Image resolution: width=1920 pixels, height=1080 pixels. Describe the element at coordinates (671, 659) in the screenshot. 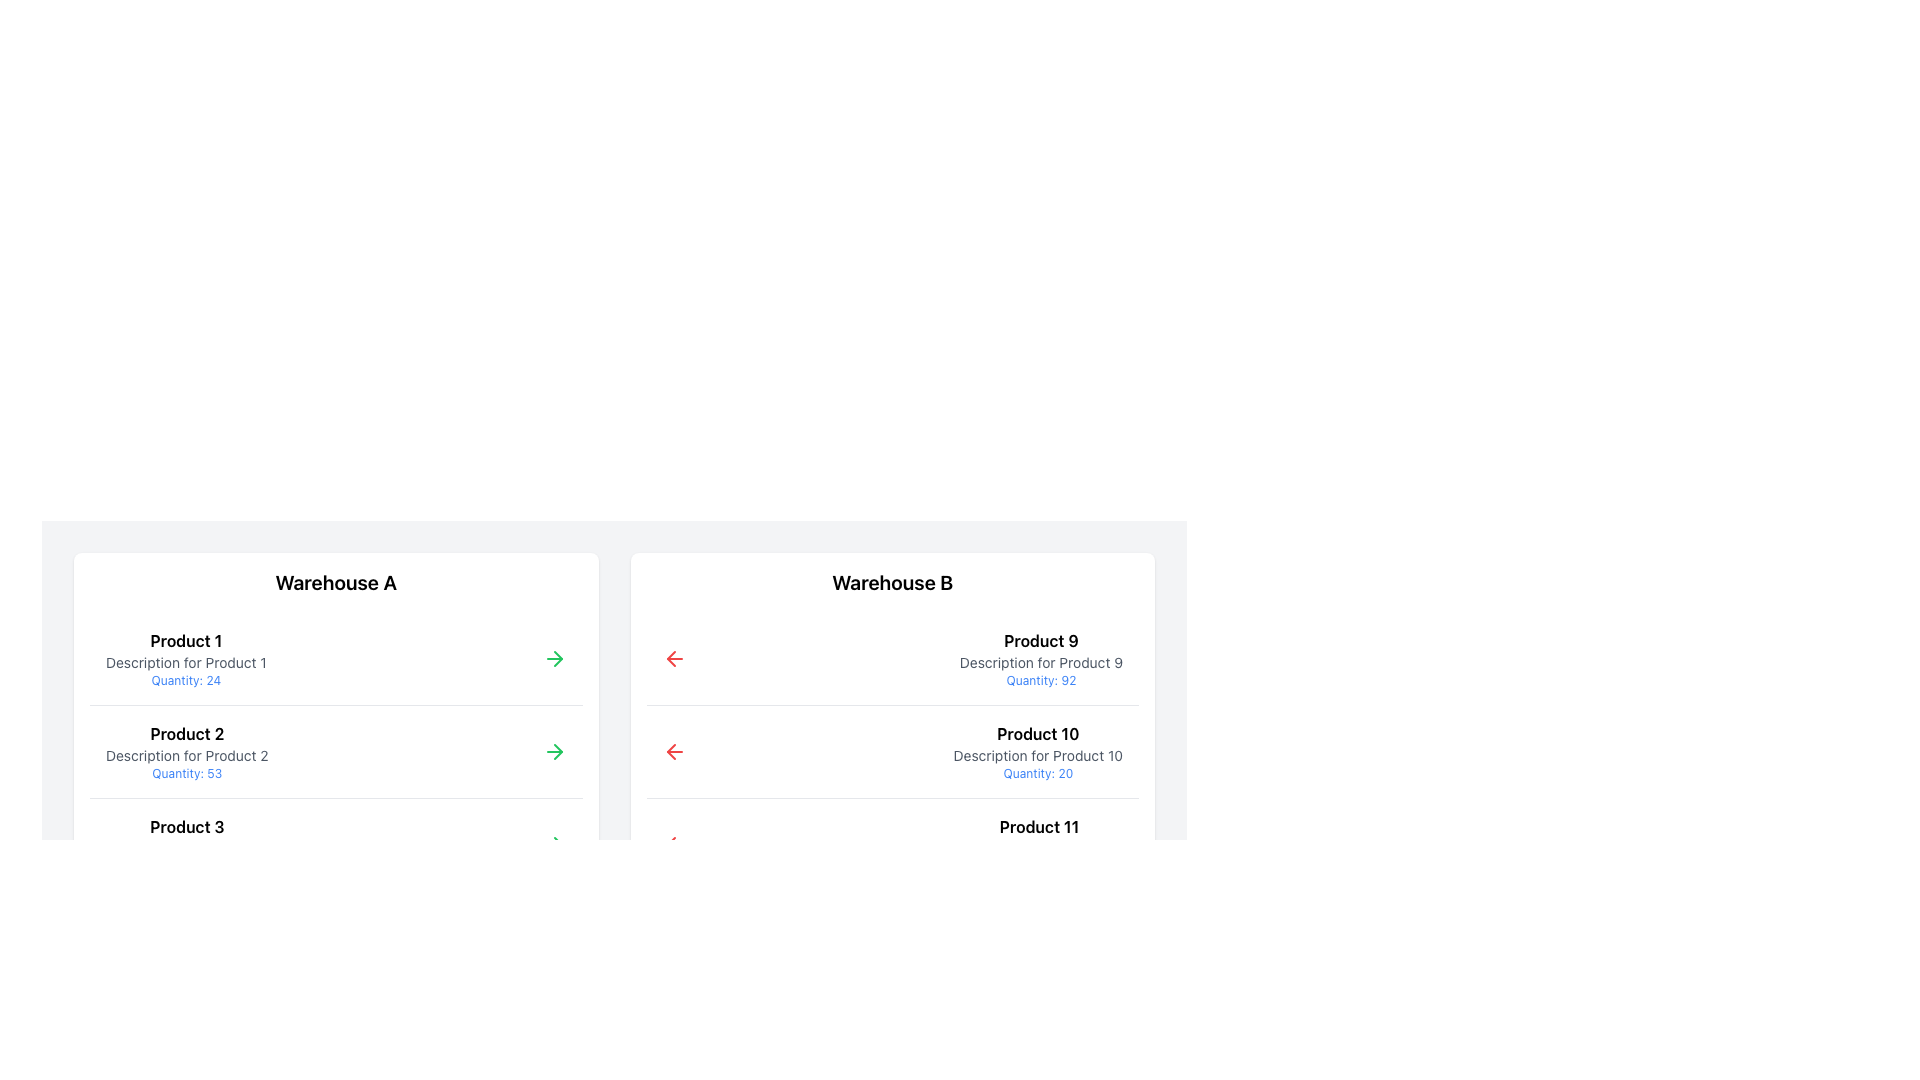

I see `the left-pointing chevron SVG icon located within the red SVG graphic in the 'Warehouse B' panel` at that location.